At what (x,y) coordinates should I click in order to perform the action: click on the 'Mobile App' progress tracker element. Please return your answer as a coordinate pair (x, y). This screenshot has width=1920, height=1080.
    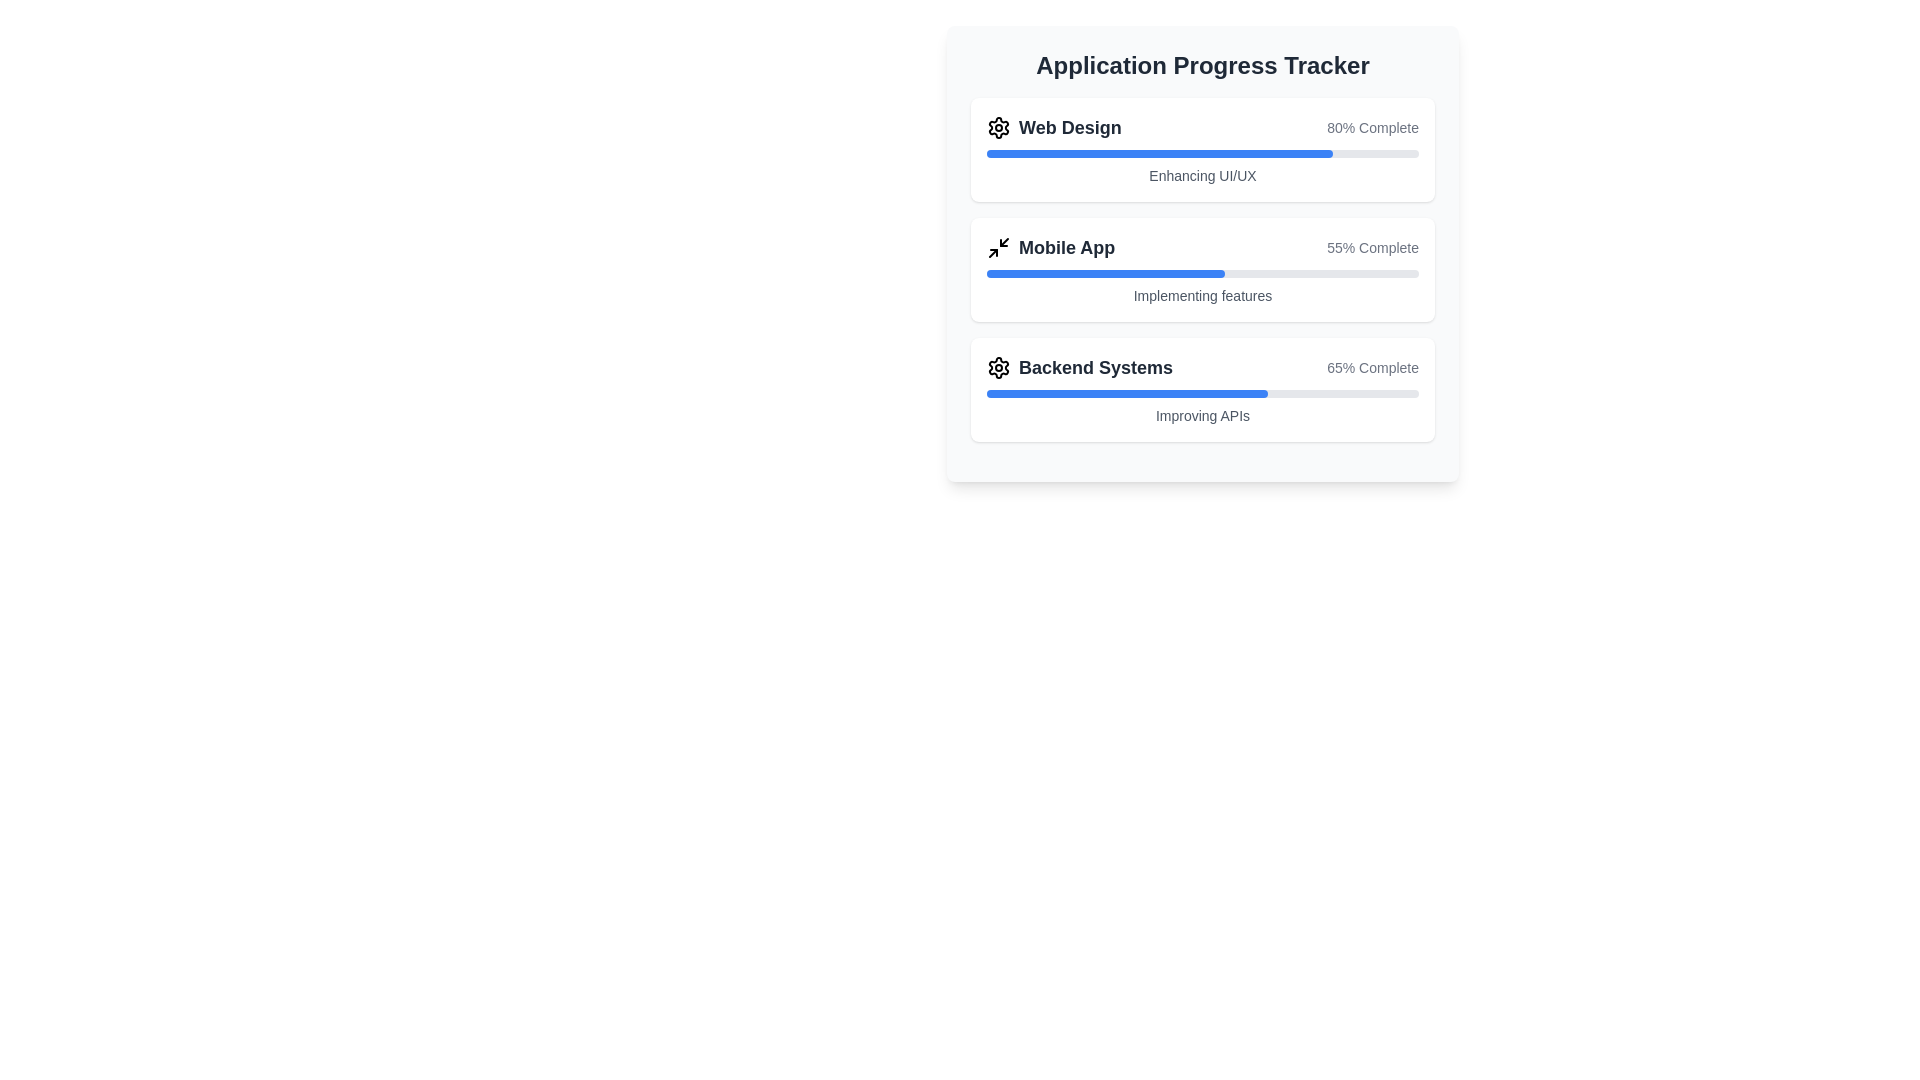
    Looking at the image, I should click on (1202, 246).